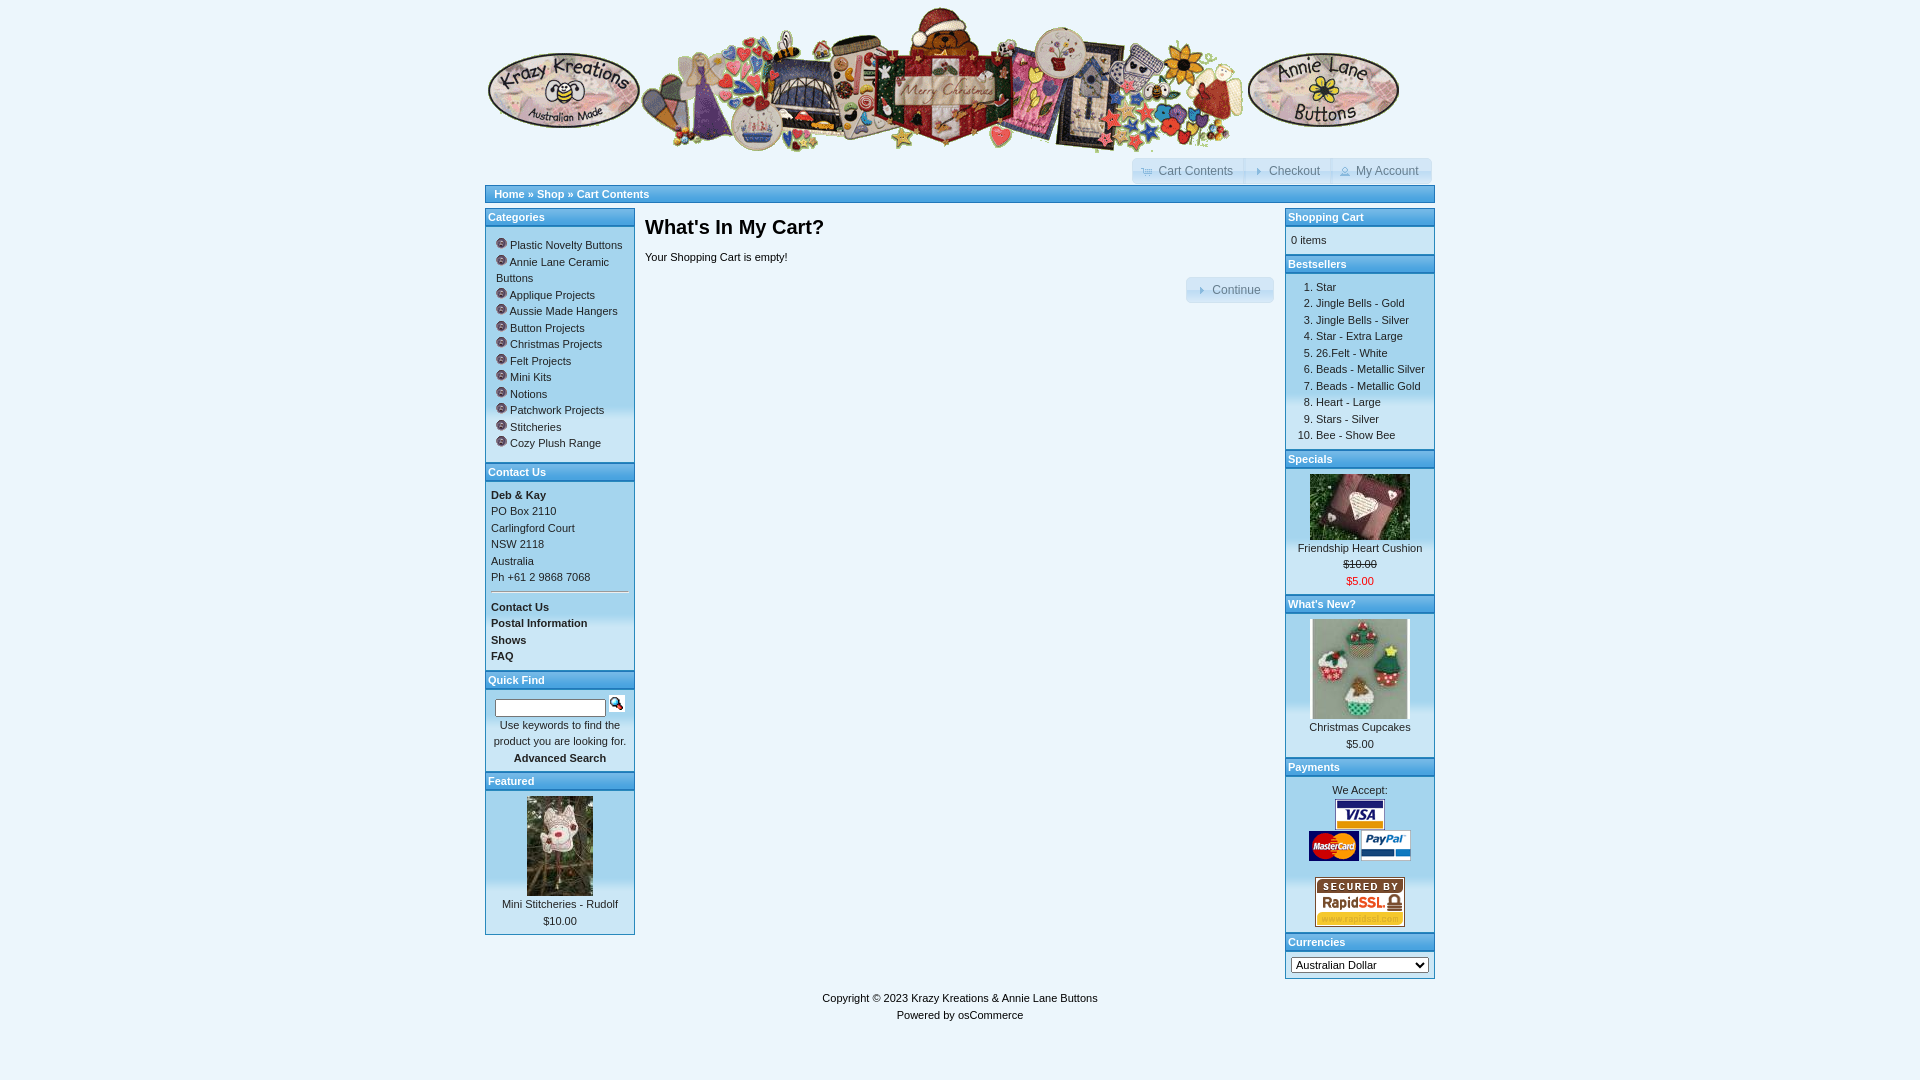 The image size is (1920, 1080). Describe the element at coordinates (1367, 385) in the screenshot. I see `'Beads - Metallic Gold'` at that location.